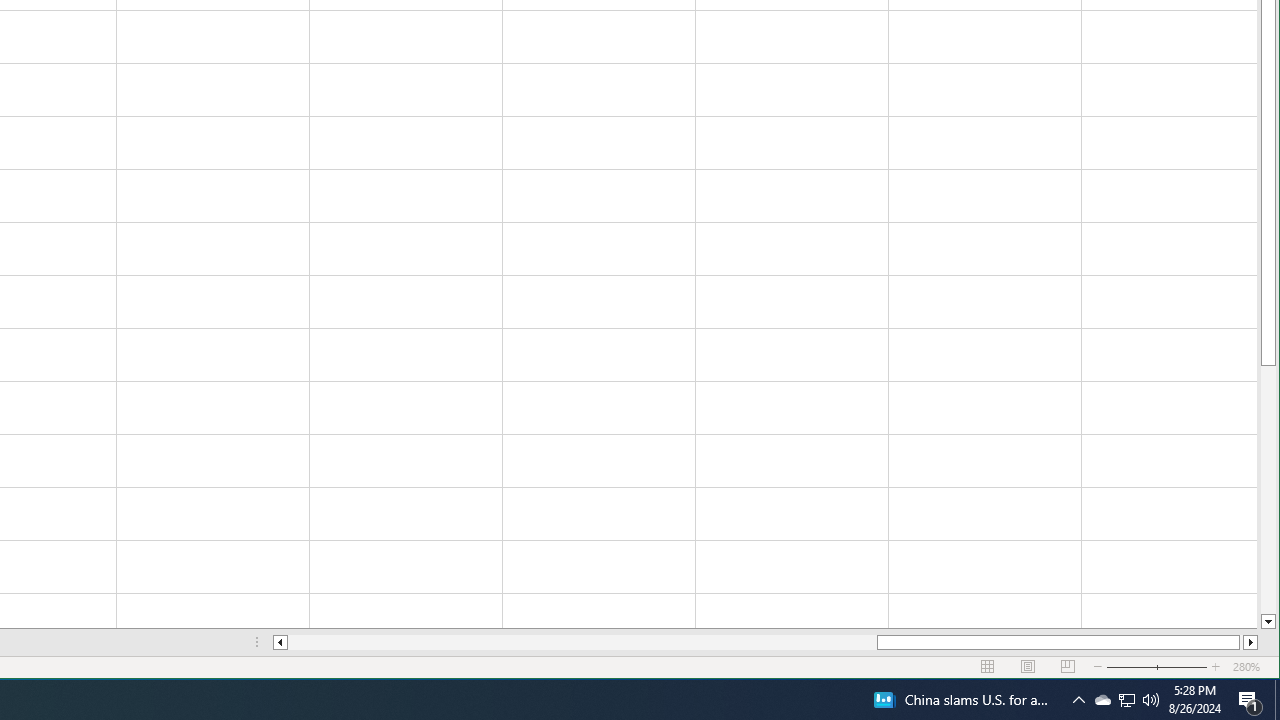 This screenshot has width=1280, height=720. Describe the element at coordinates (1127, 698) in the screenshot. I see `'User Promoted Notification Area'` at that location.